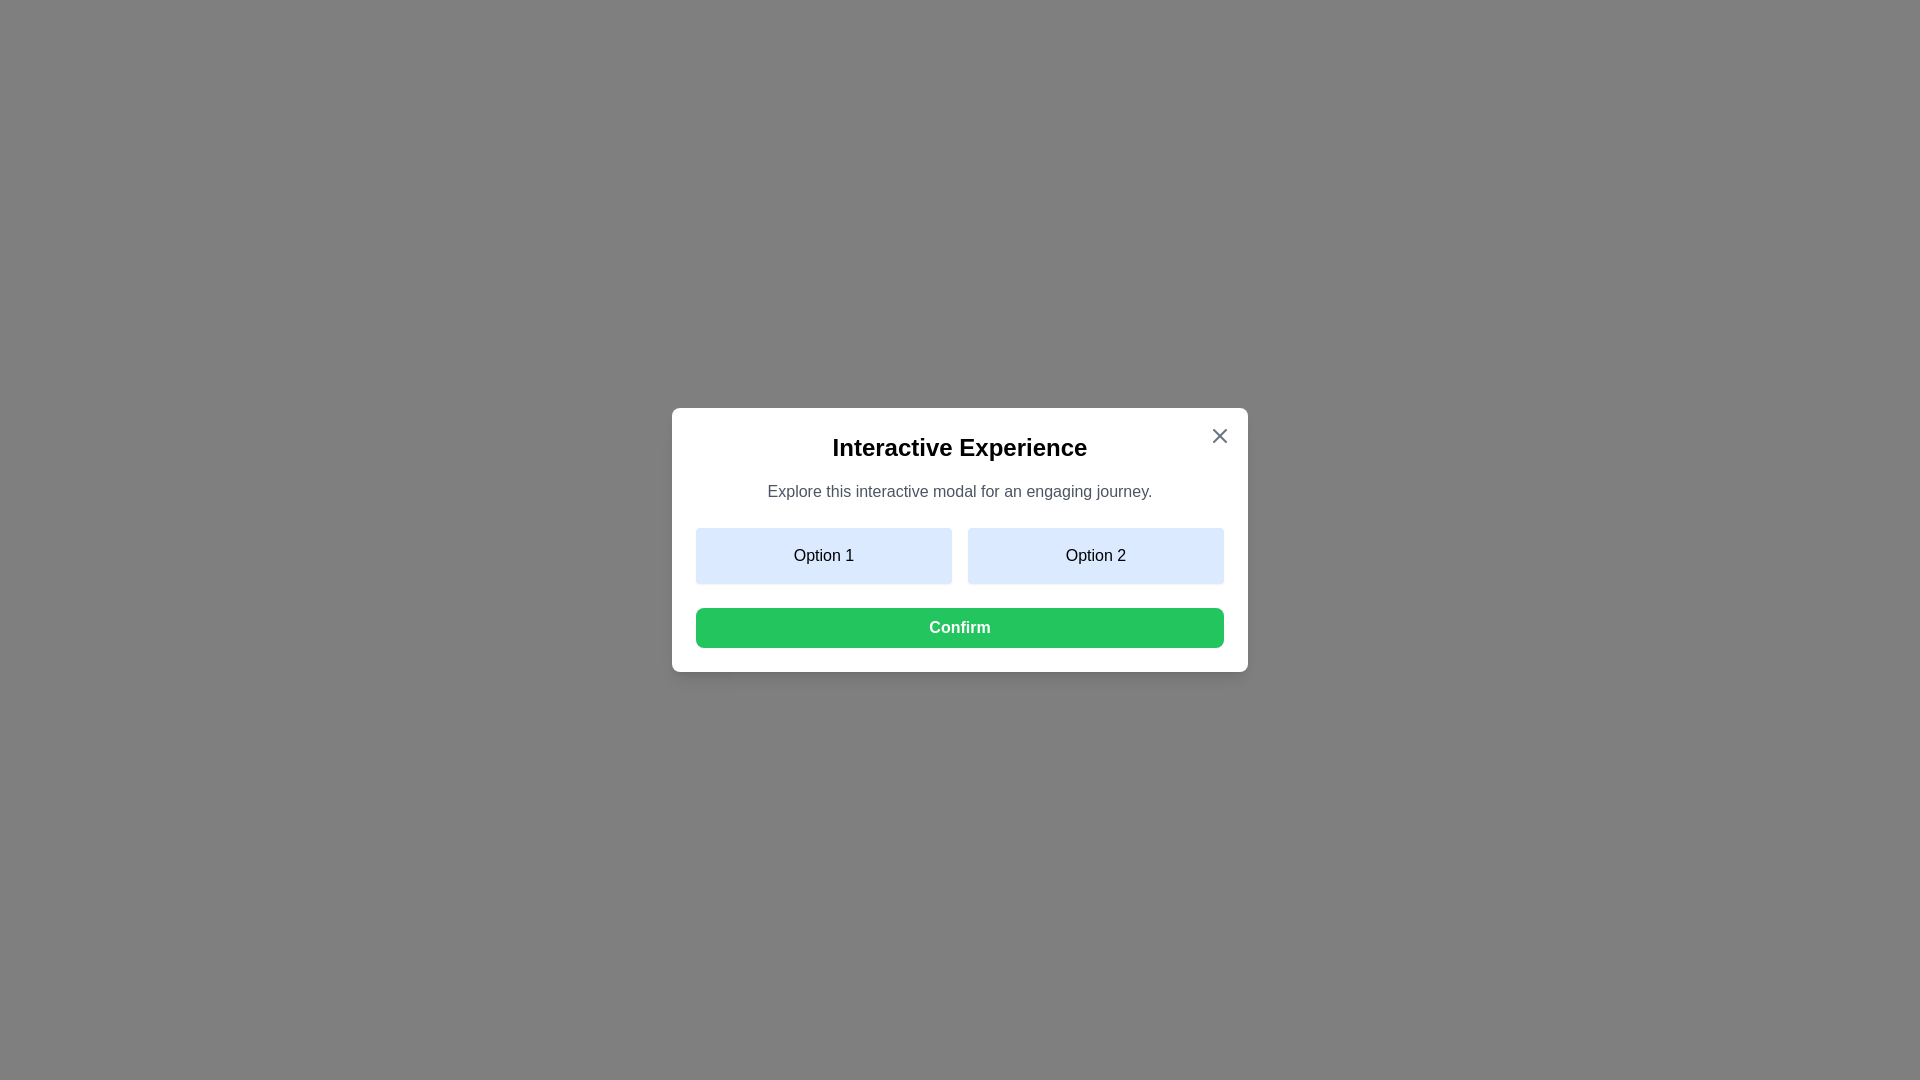 The height and width of the screenshot is (1080, 1920). What do you see at coordinates (960, 627) in the screenshot?
I see `the green 'Confirm' button with rounded edges to observe the hover effect` at bounding box center [960, 627].